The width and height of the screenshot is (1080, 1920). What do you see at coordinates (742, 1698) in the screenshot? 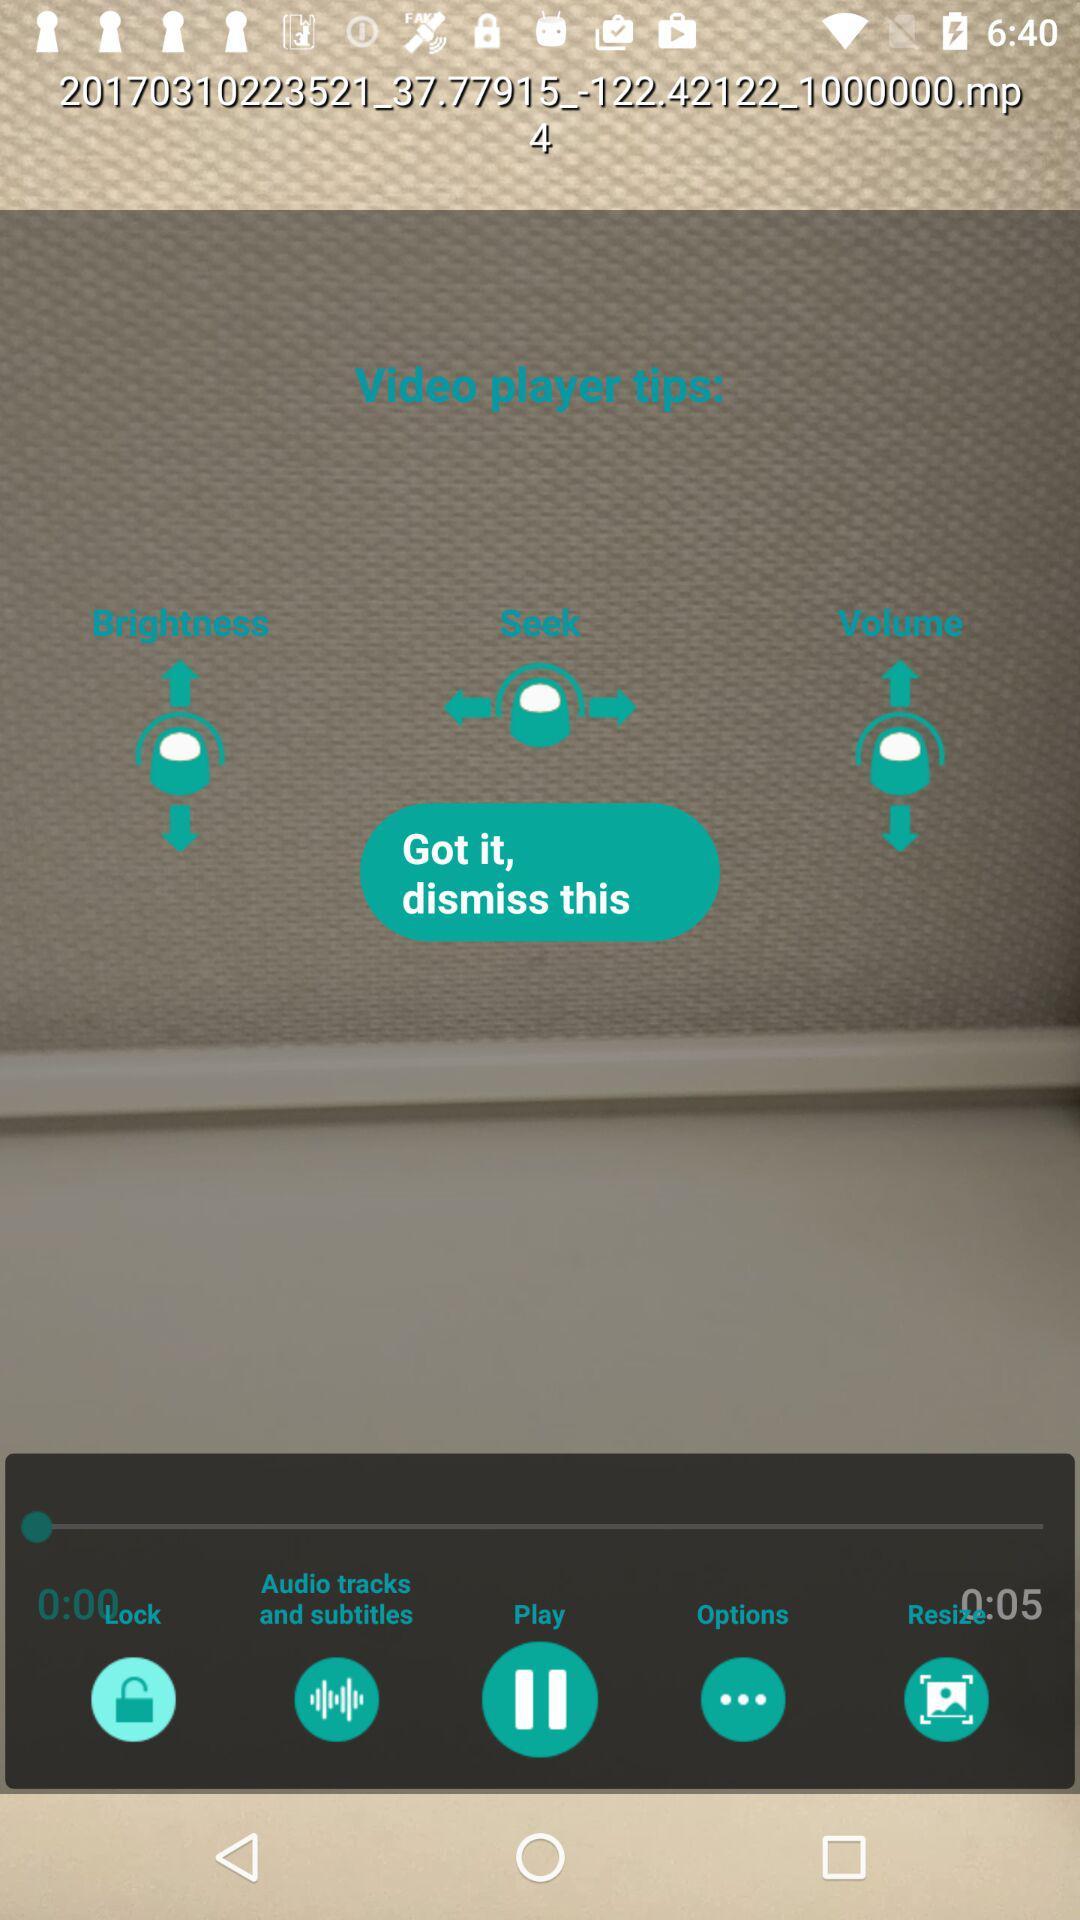
I see `the more icon` at bounding box center [742, 1698].